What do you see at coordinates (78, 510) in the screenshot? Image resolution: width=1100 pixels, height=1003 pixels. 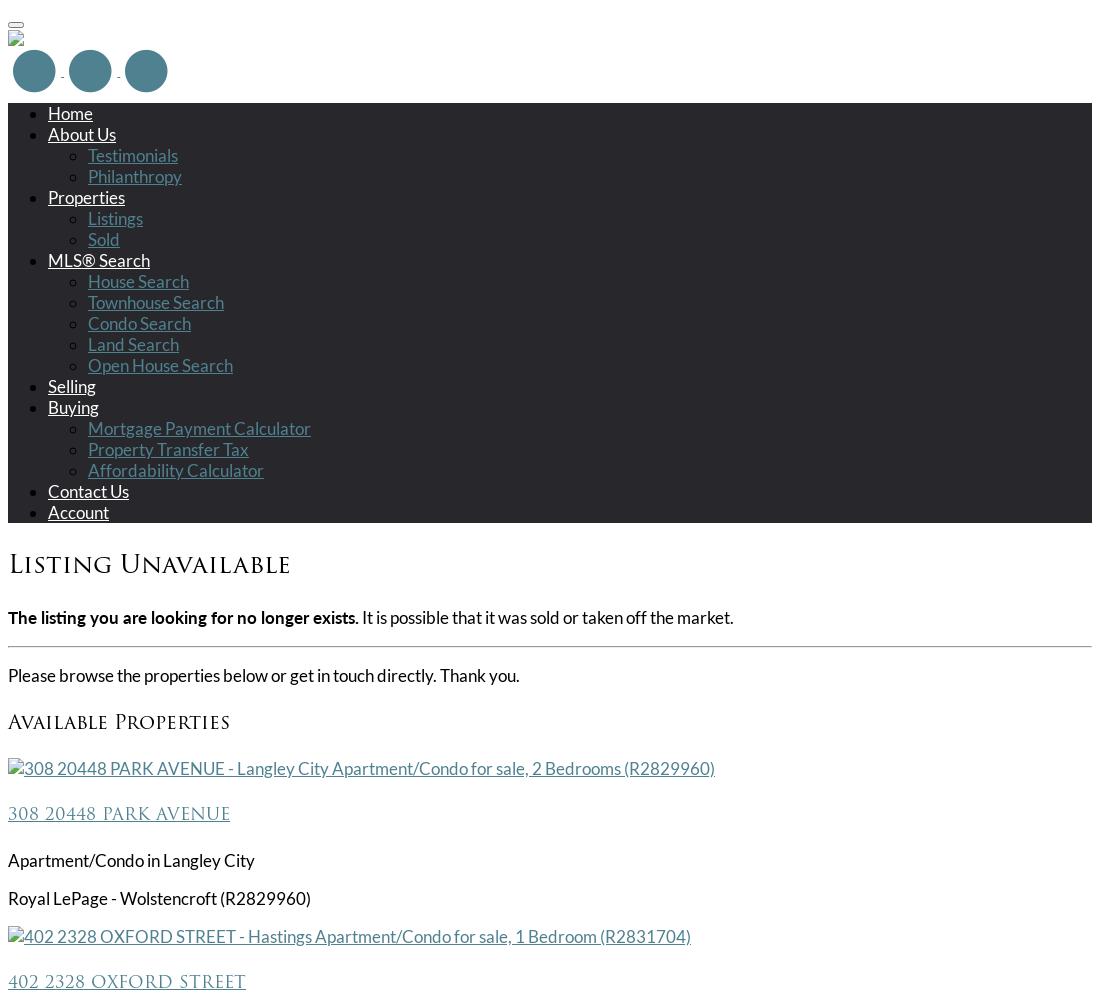 I see `'Account'` at bounding box center [78, 510].